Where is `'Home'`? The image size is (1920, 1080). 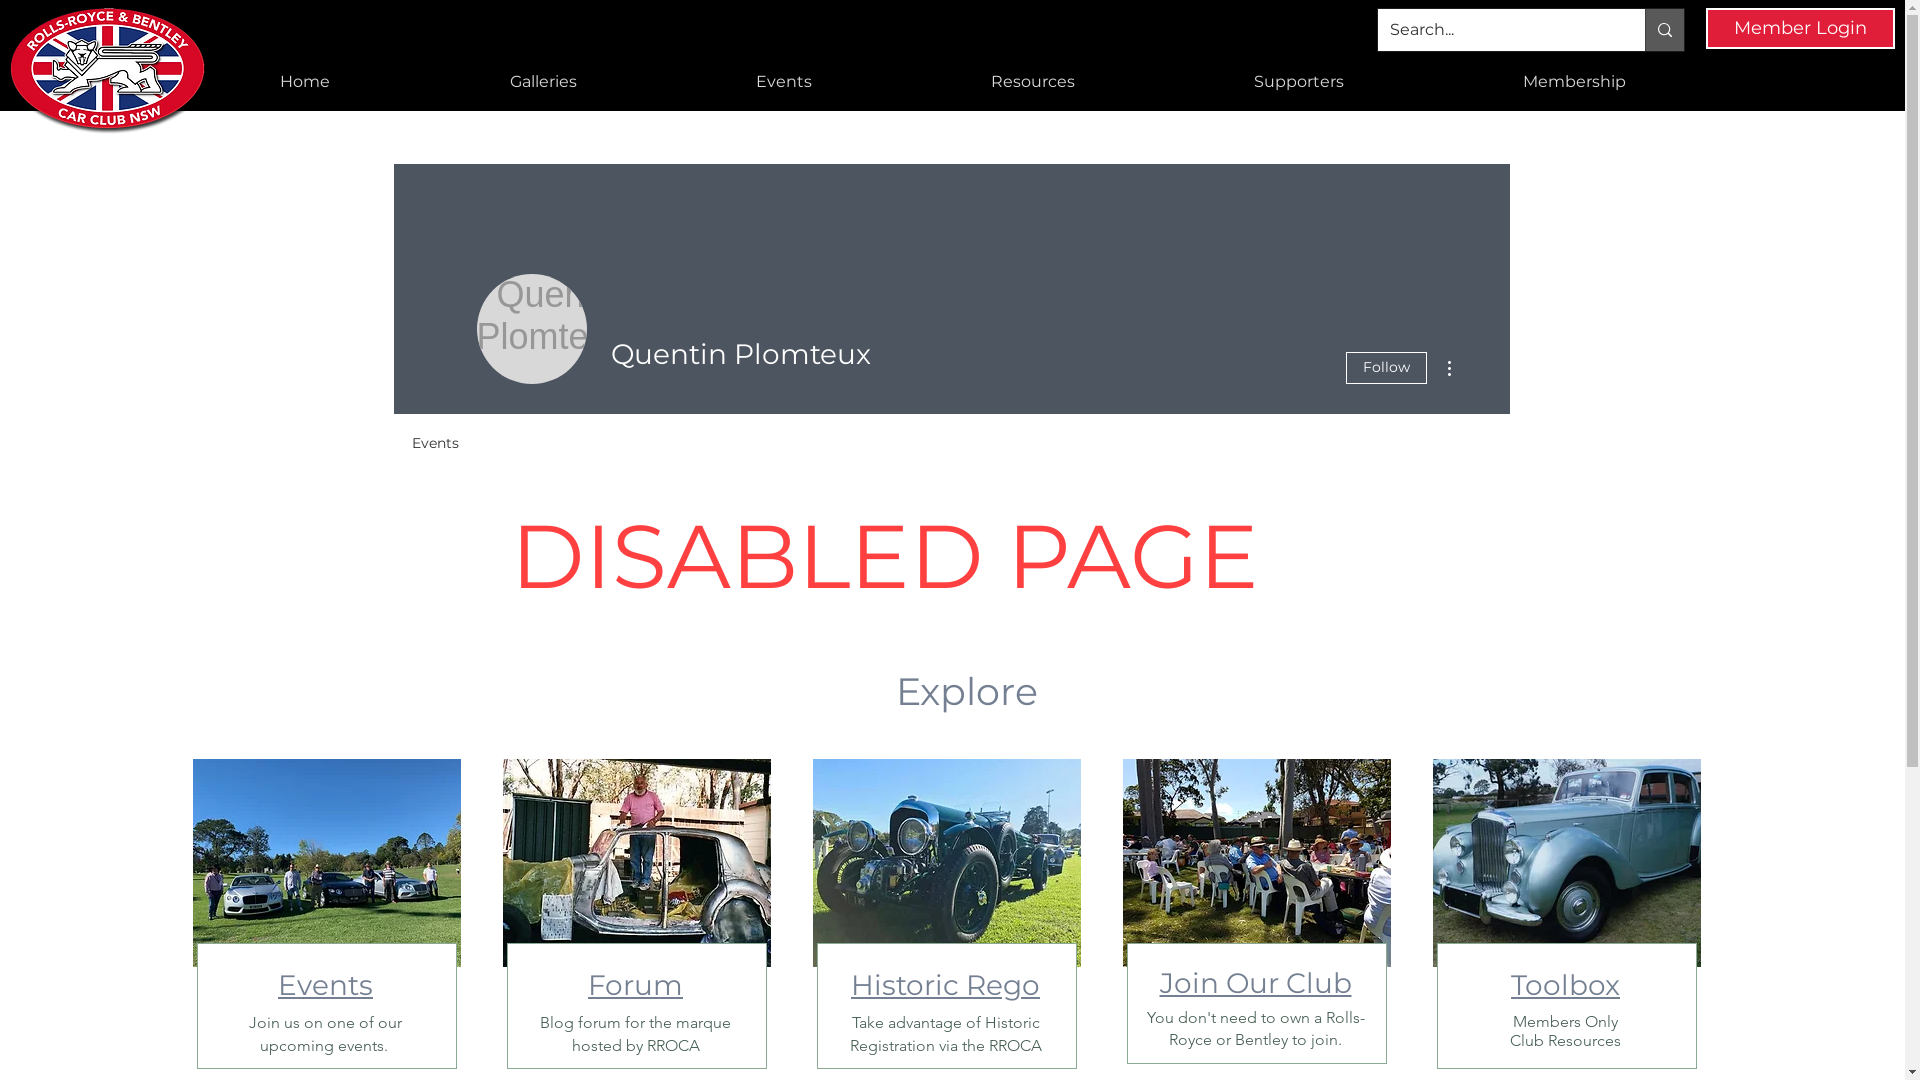 'Home' is located at coordinates (304, 80).